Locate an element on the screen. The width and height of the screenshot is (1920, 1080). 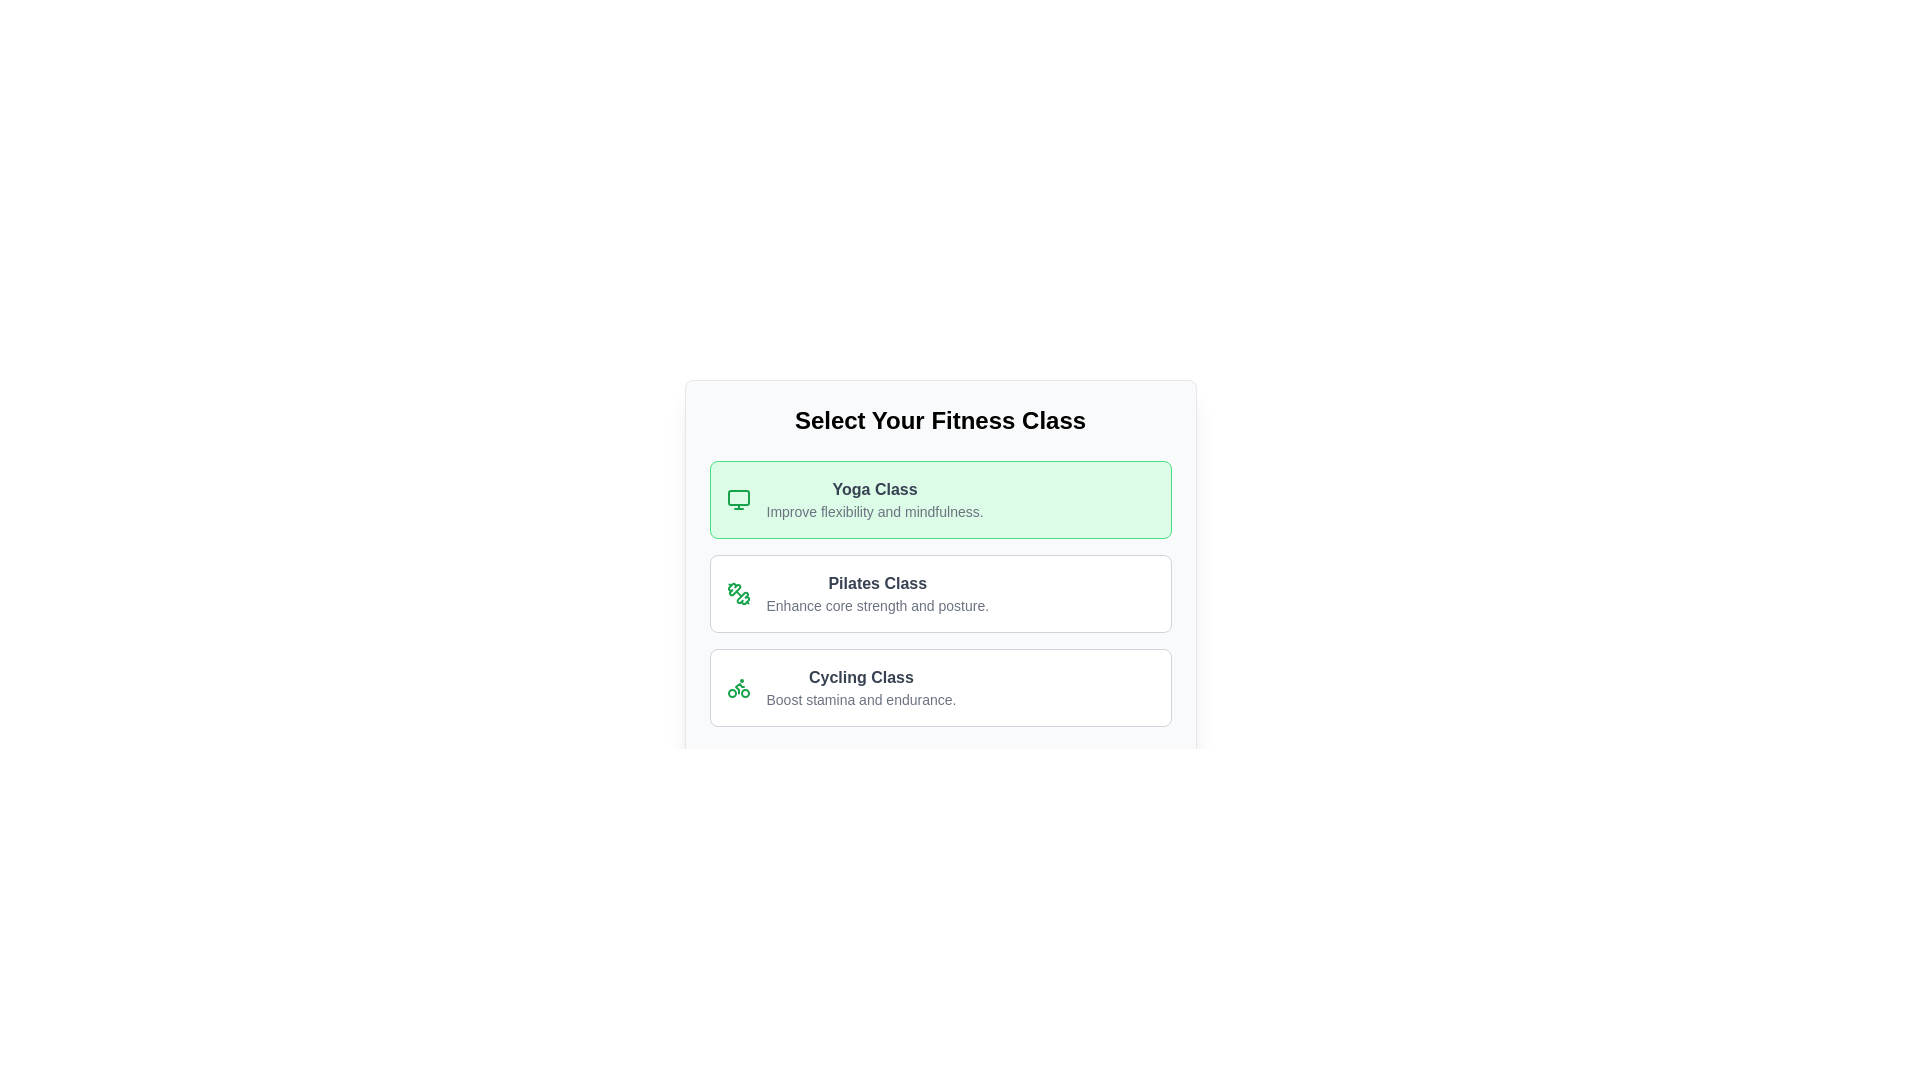
the Informational block for the Pilates class, which is the second element in the list under 'Select Your Fitness Class', positioned below 'Yoga Class' and above 'Cycling Class' is located at coordinates (939, 593).